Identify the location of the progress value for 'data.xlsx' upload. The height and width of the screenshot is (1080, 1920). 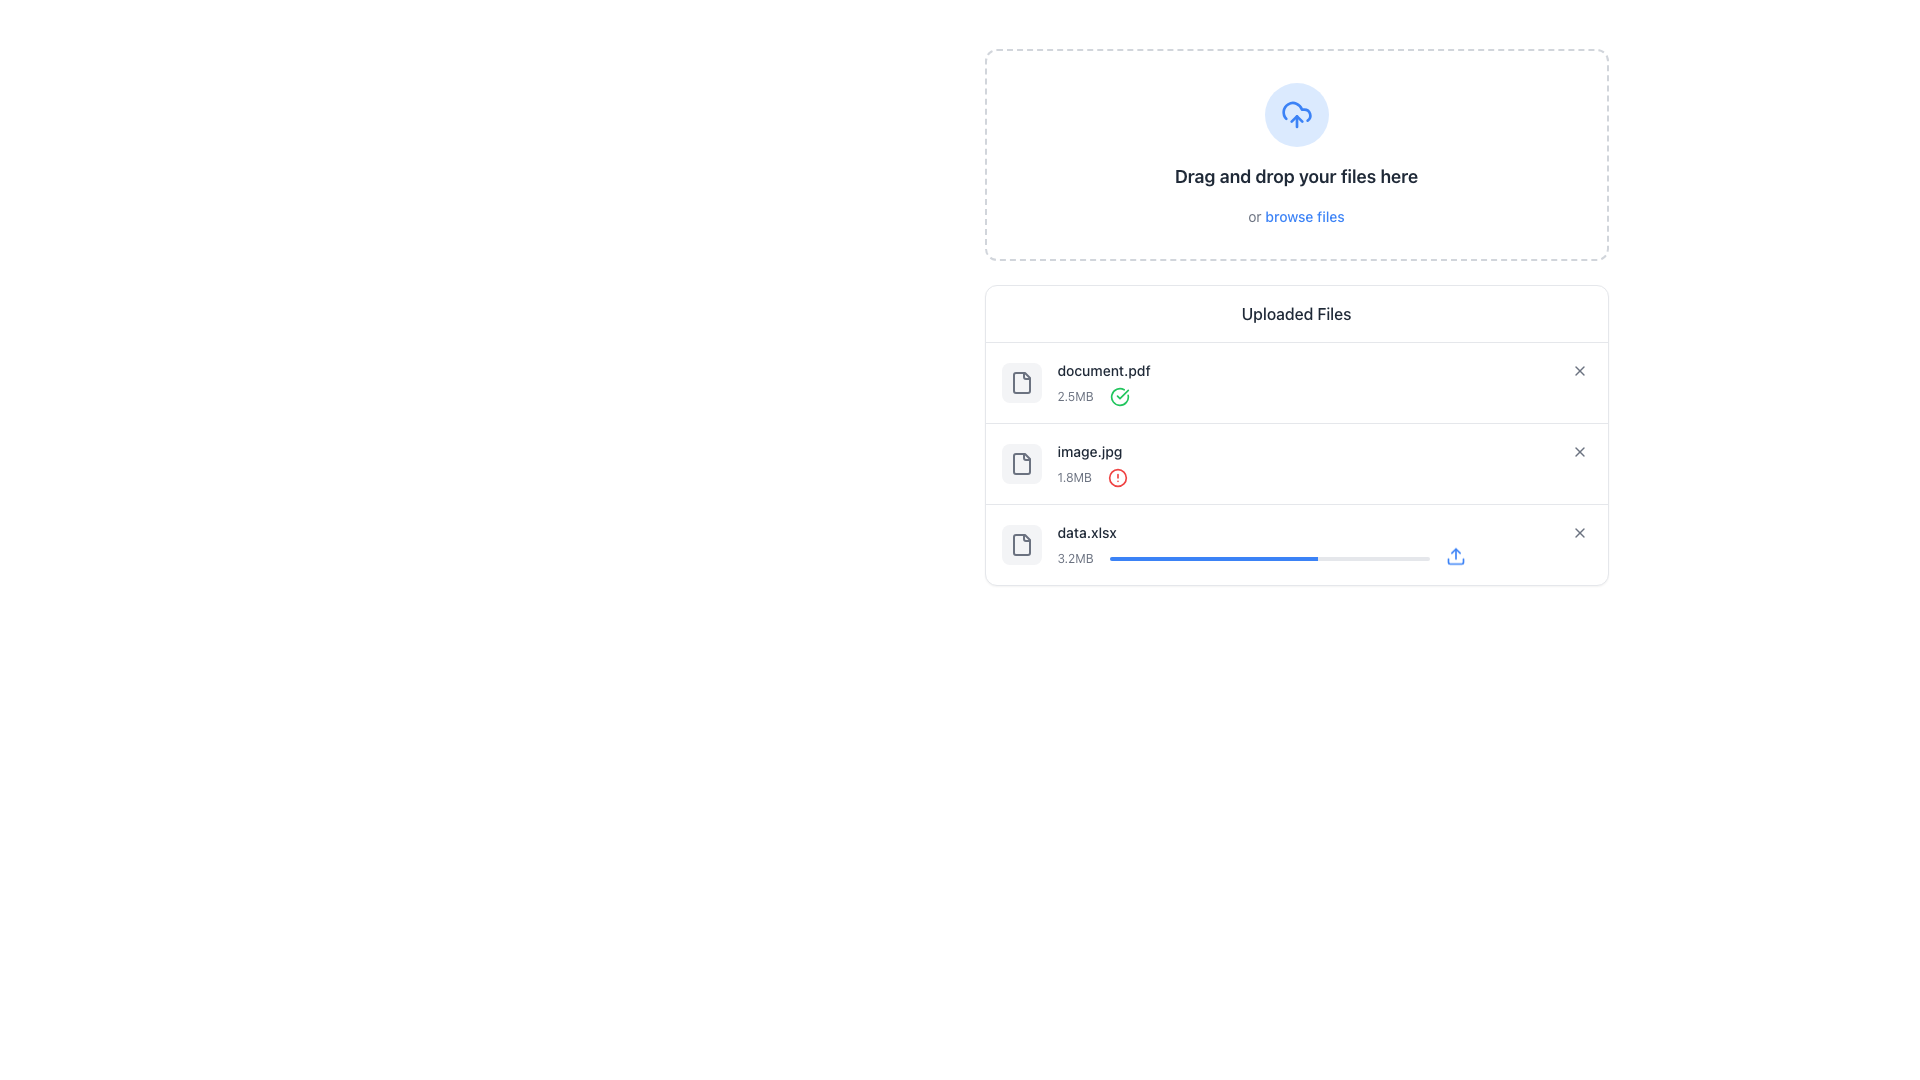
(1144, 559).